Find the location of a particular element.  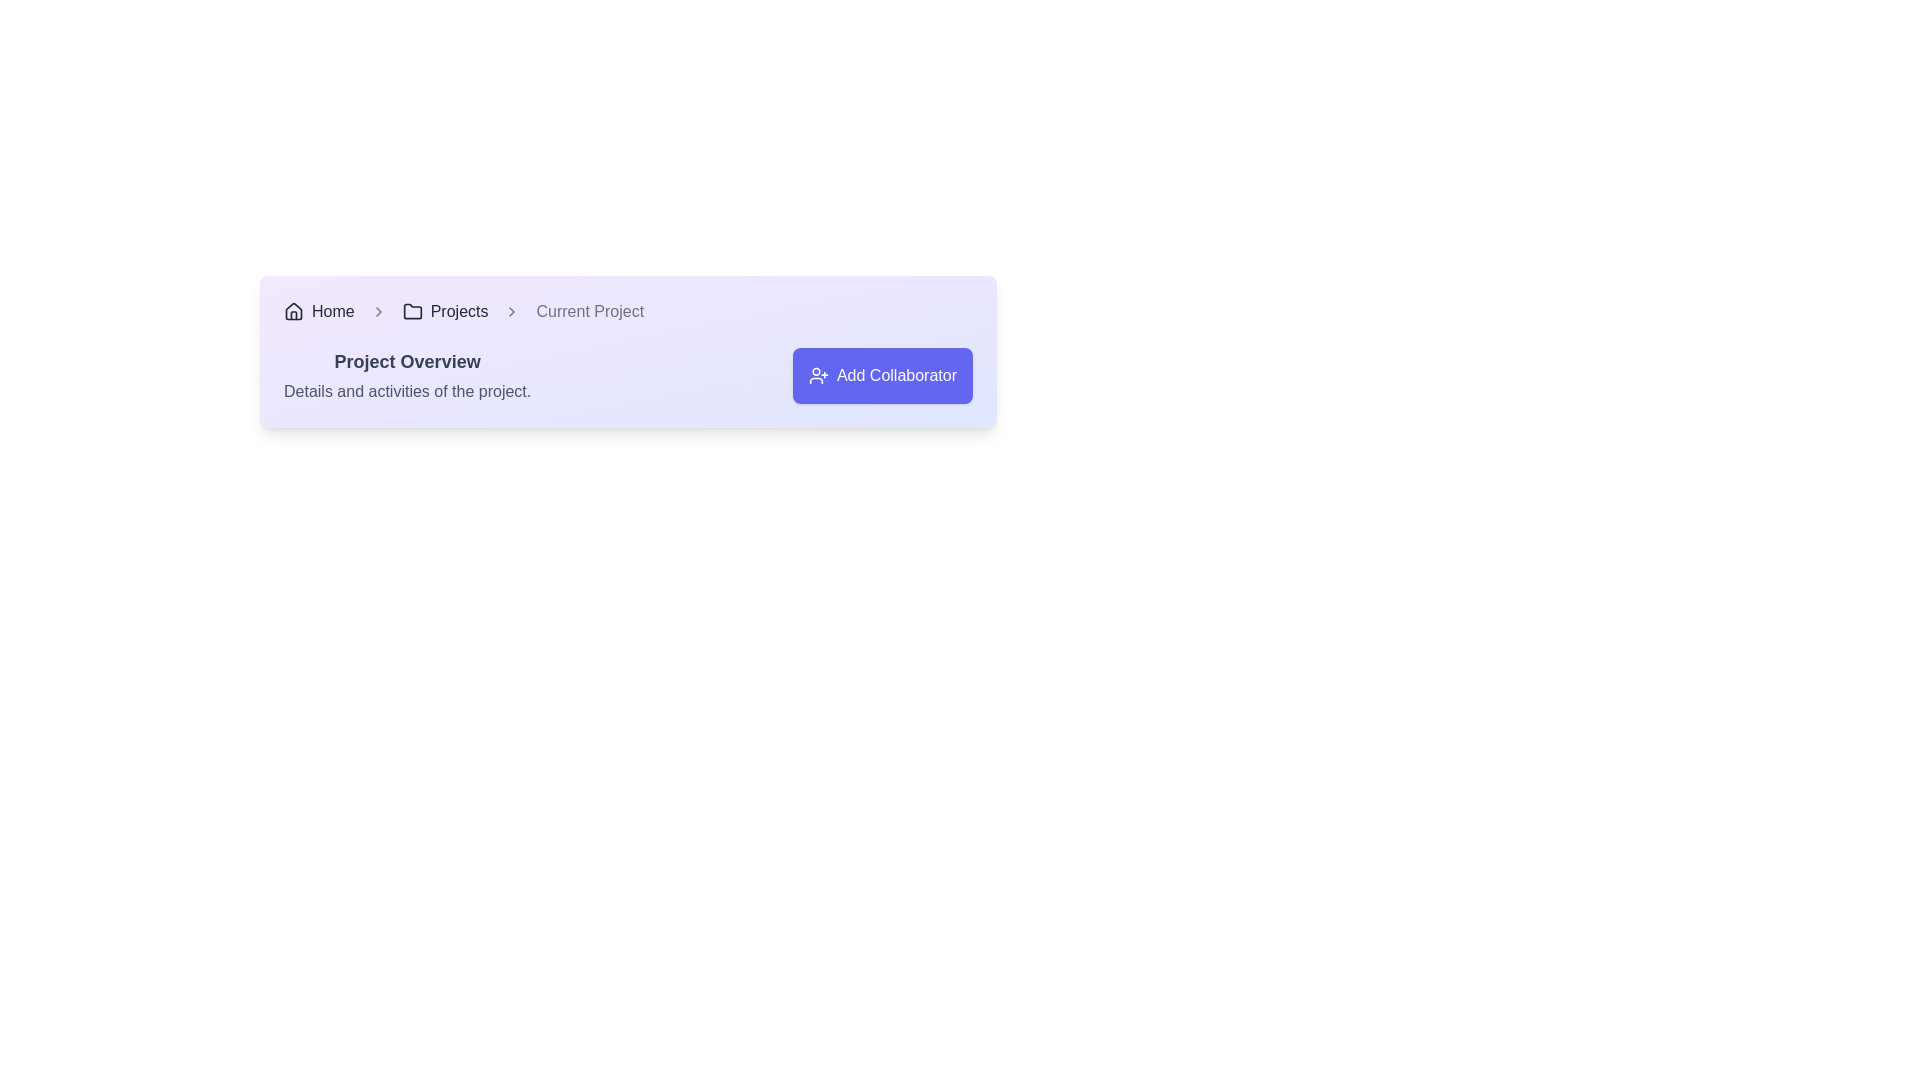

the first hyperlink in the breadcrumb navigation bar is located at coordinates (333, 312).